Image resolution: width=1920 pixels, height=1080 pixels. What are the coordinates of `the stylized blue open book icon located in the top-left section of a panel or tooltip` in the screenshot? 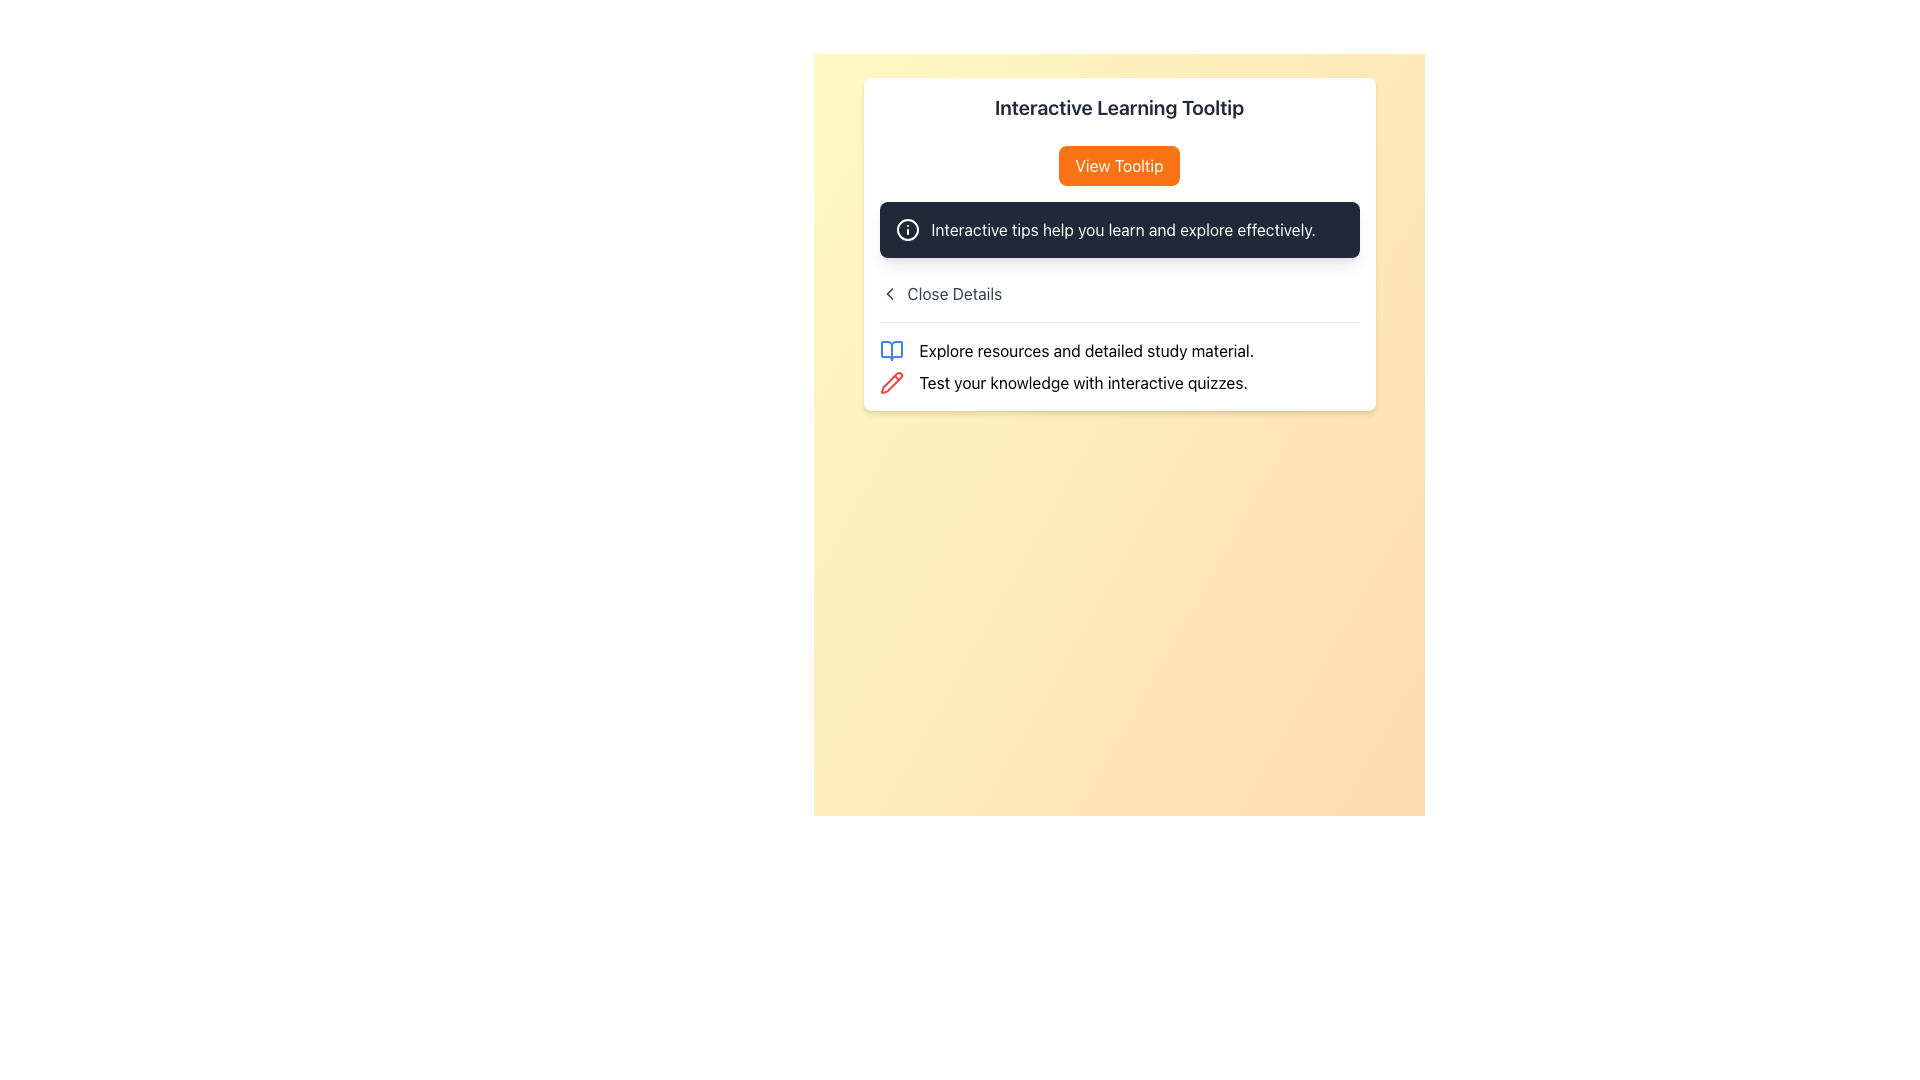 It's located at (890, 350).